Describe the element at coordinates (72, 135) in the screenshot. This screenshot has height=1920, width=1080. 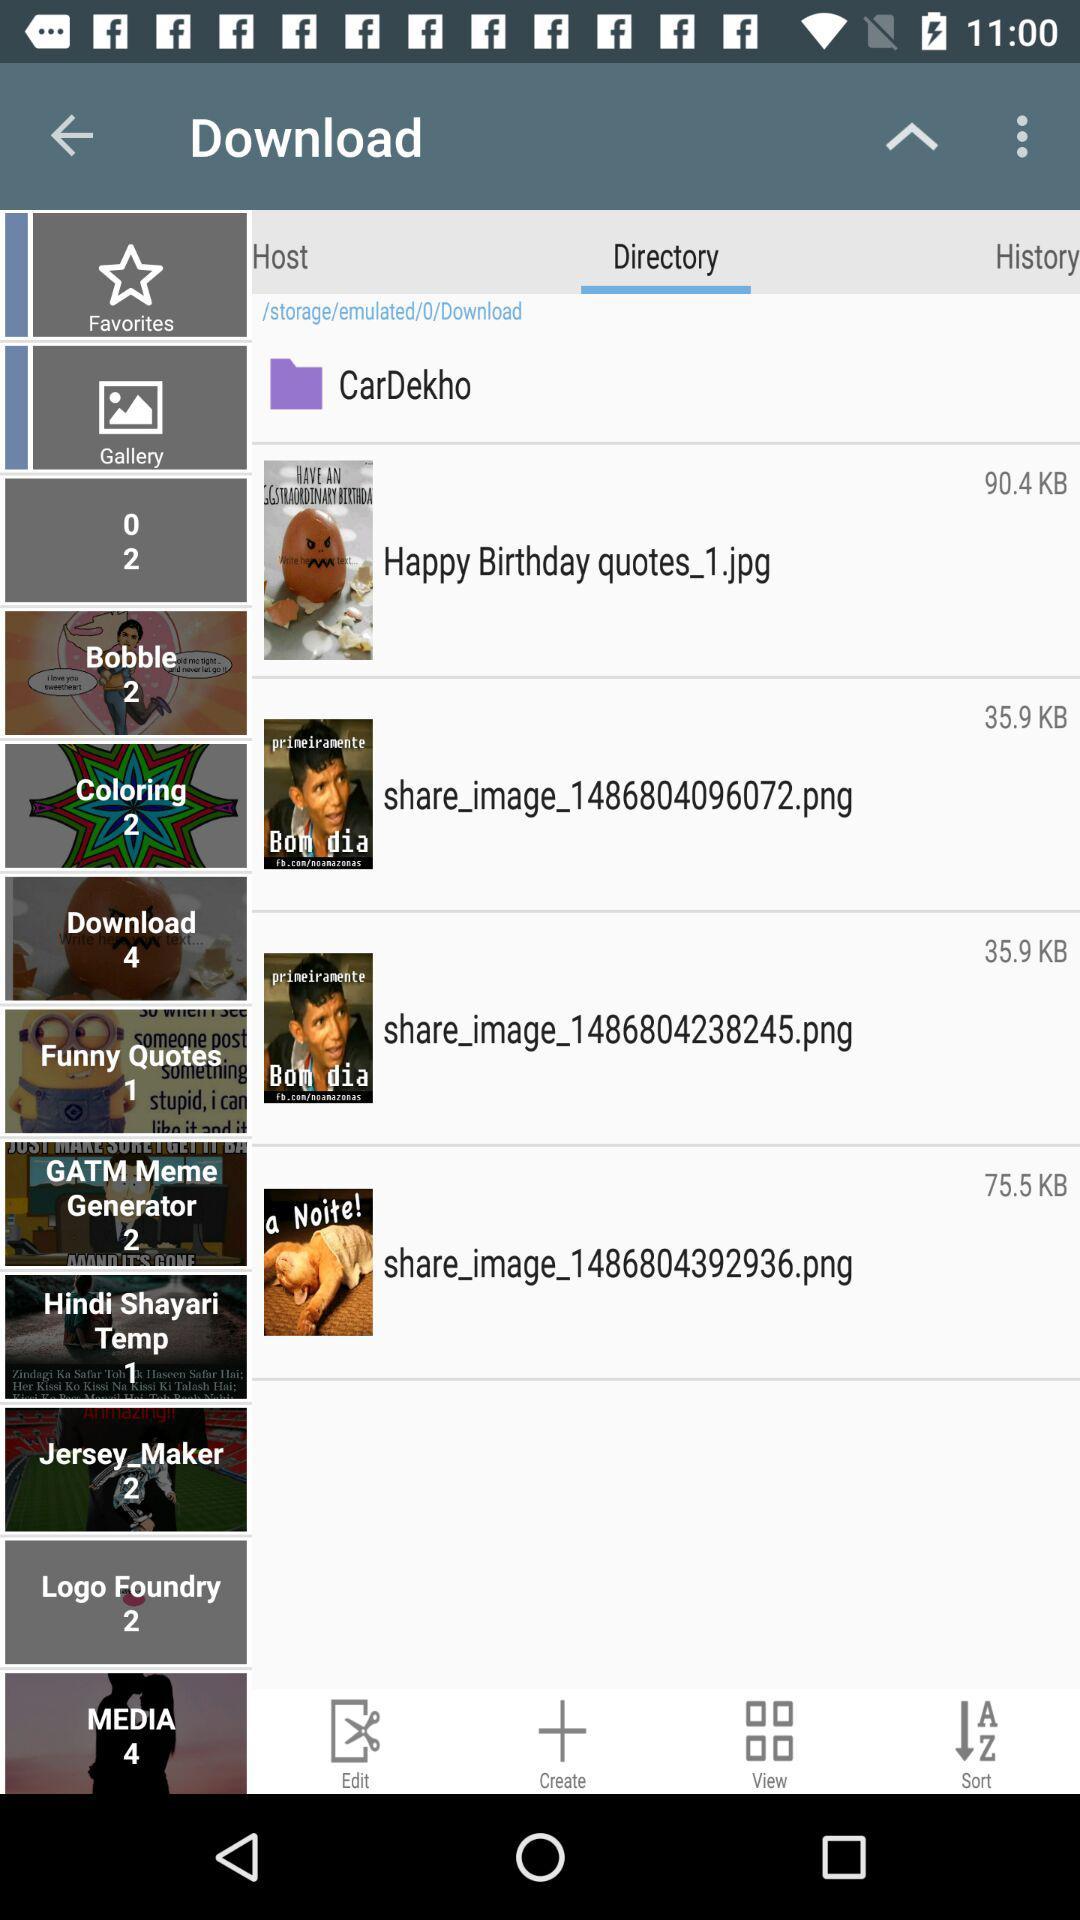
I see `icon next to the download` at that location.